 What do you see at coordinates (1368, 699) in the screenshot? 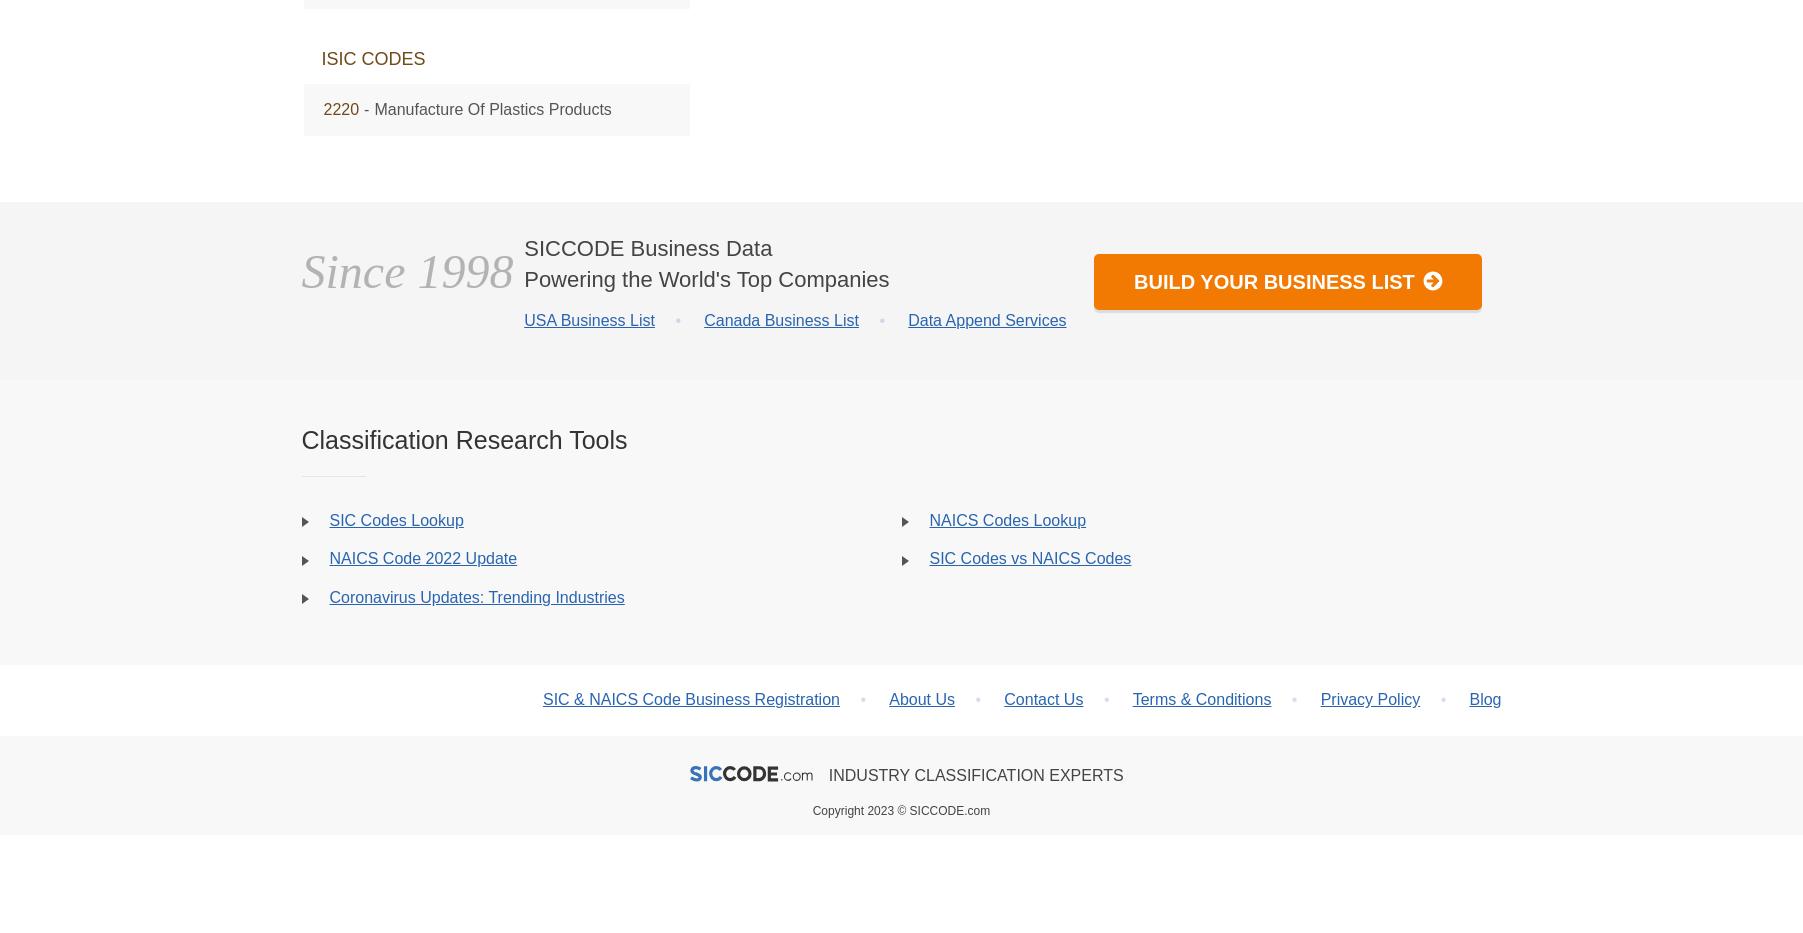
I see `'Privacy Policy'` at bounding box center [1368, 699].